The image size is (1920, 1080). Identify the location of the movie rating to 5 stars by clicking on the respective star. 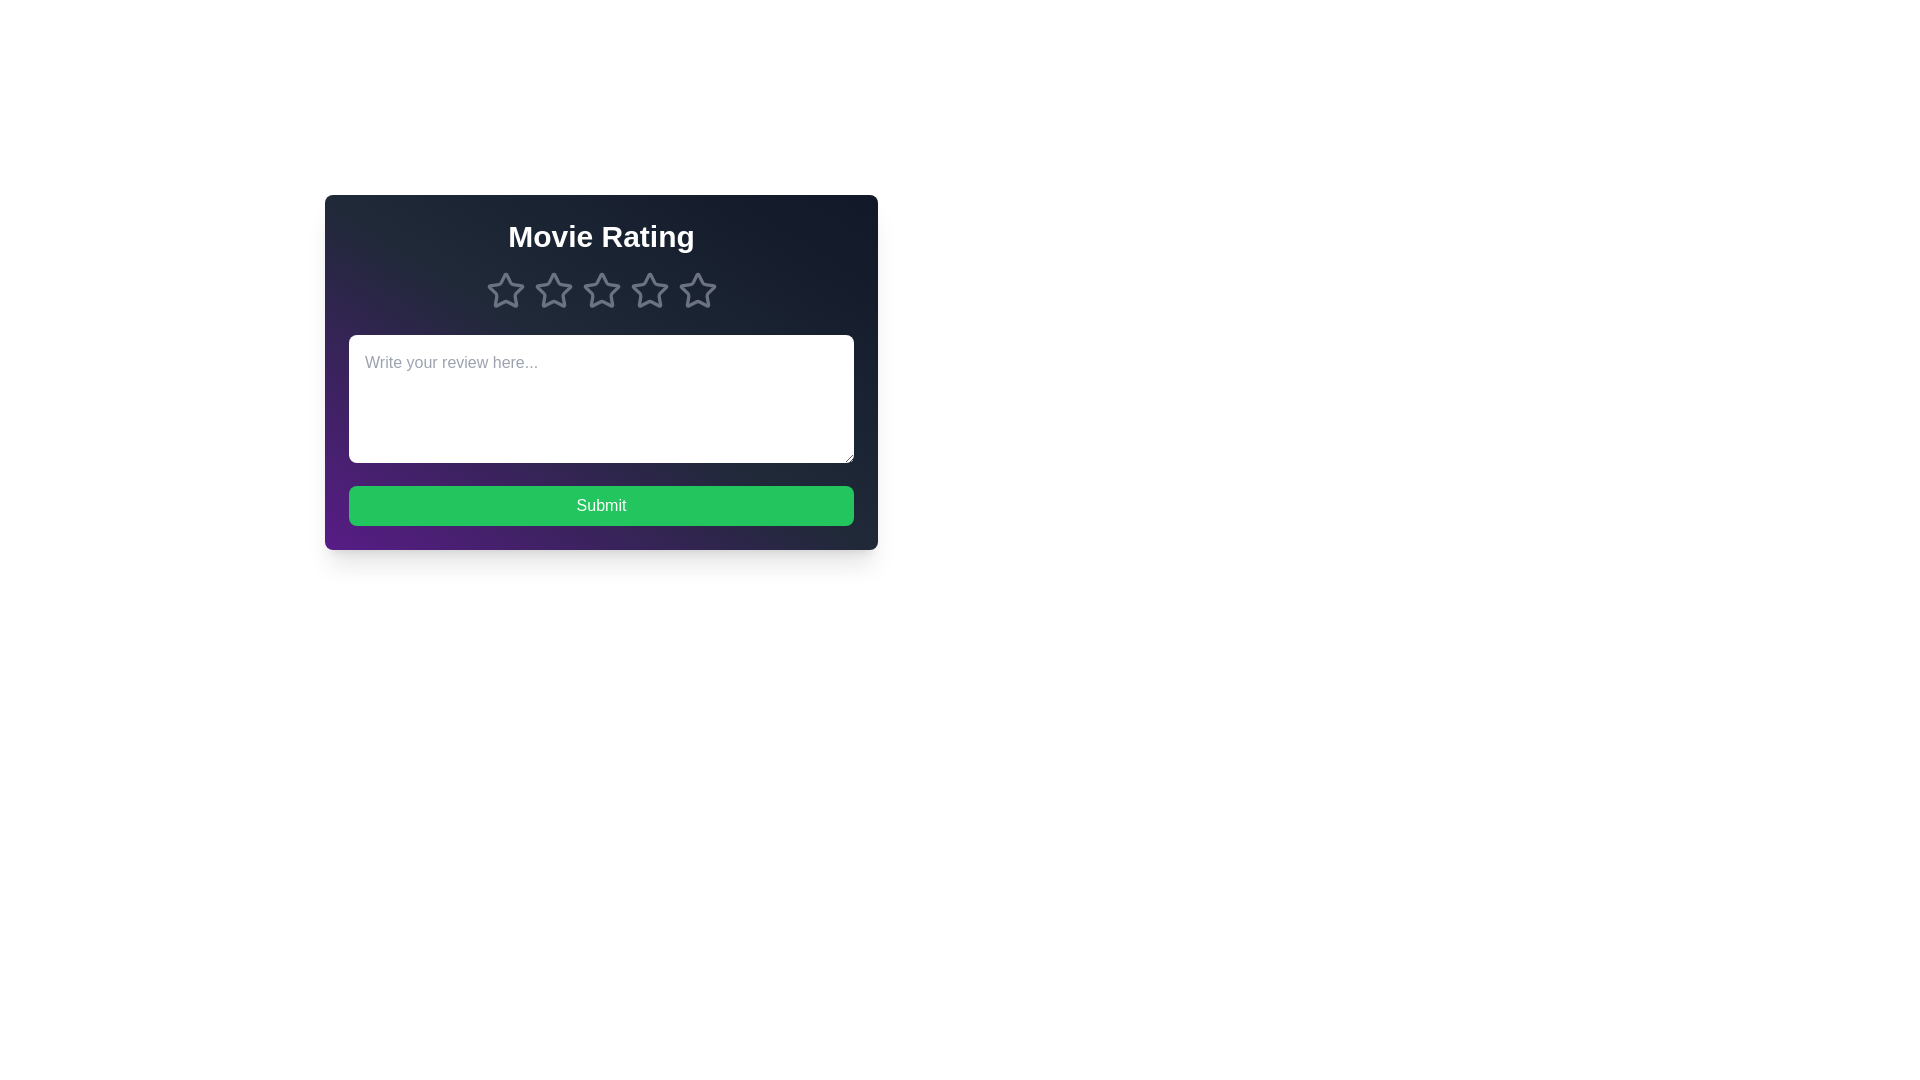
(697, 290).